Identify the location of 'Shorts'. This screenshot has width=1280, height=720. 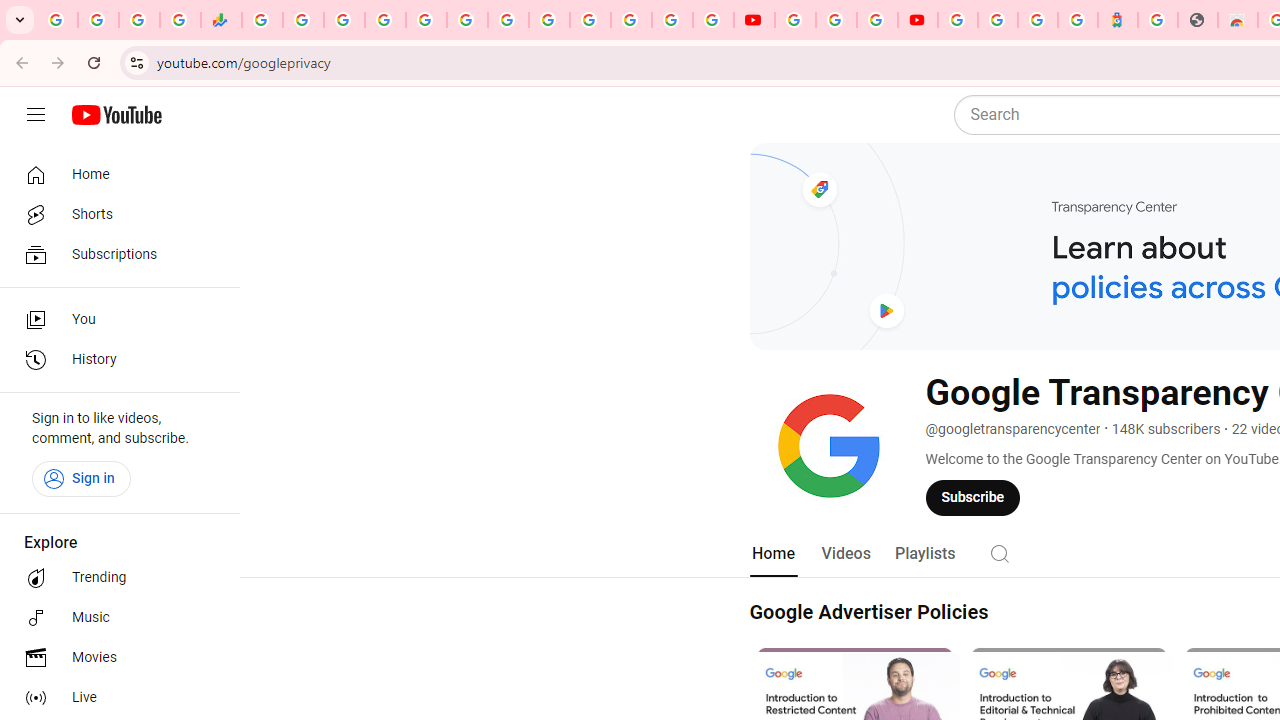
(112, 214).